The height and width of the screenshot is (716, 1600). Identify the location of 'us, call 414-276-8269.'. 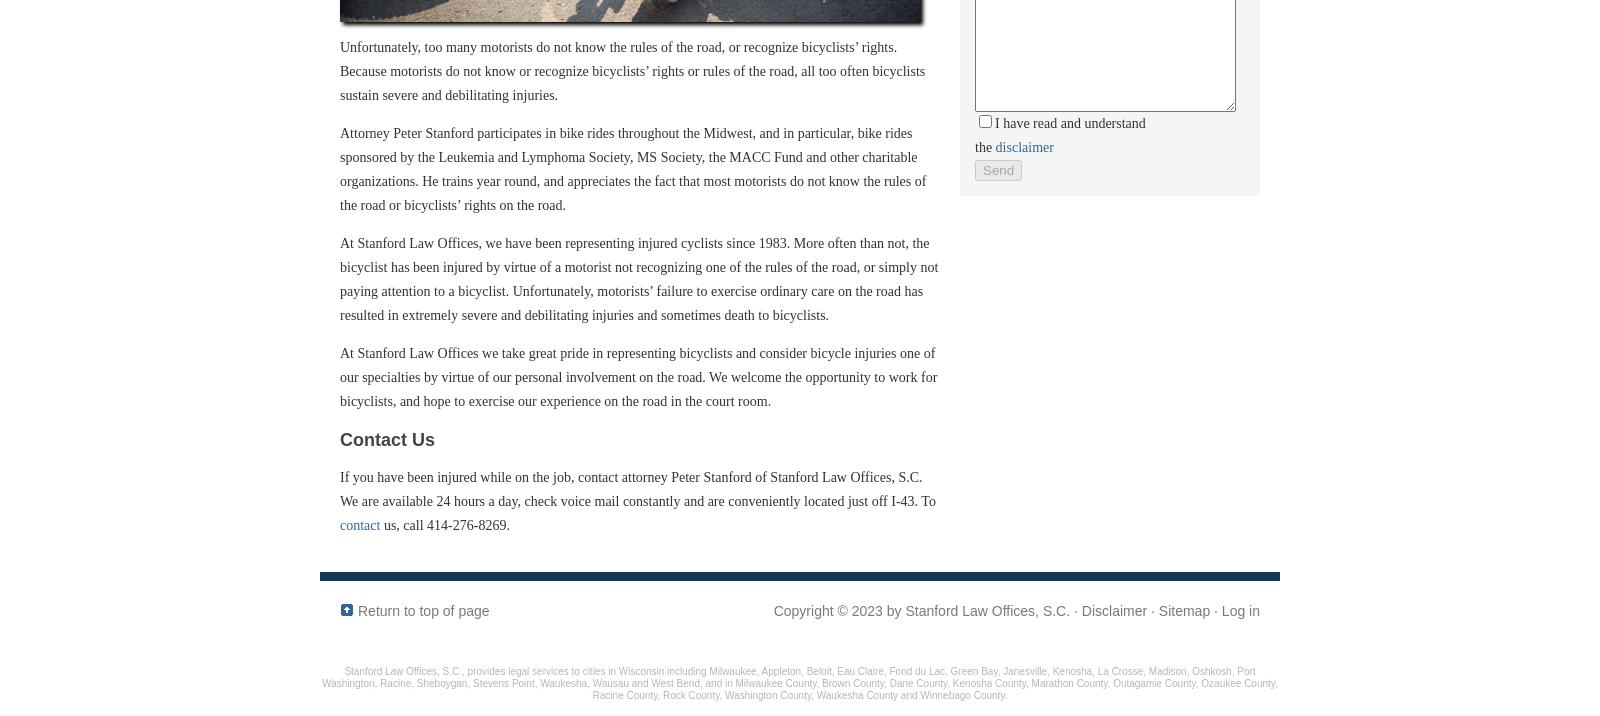
(380, 524).